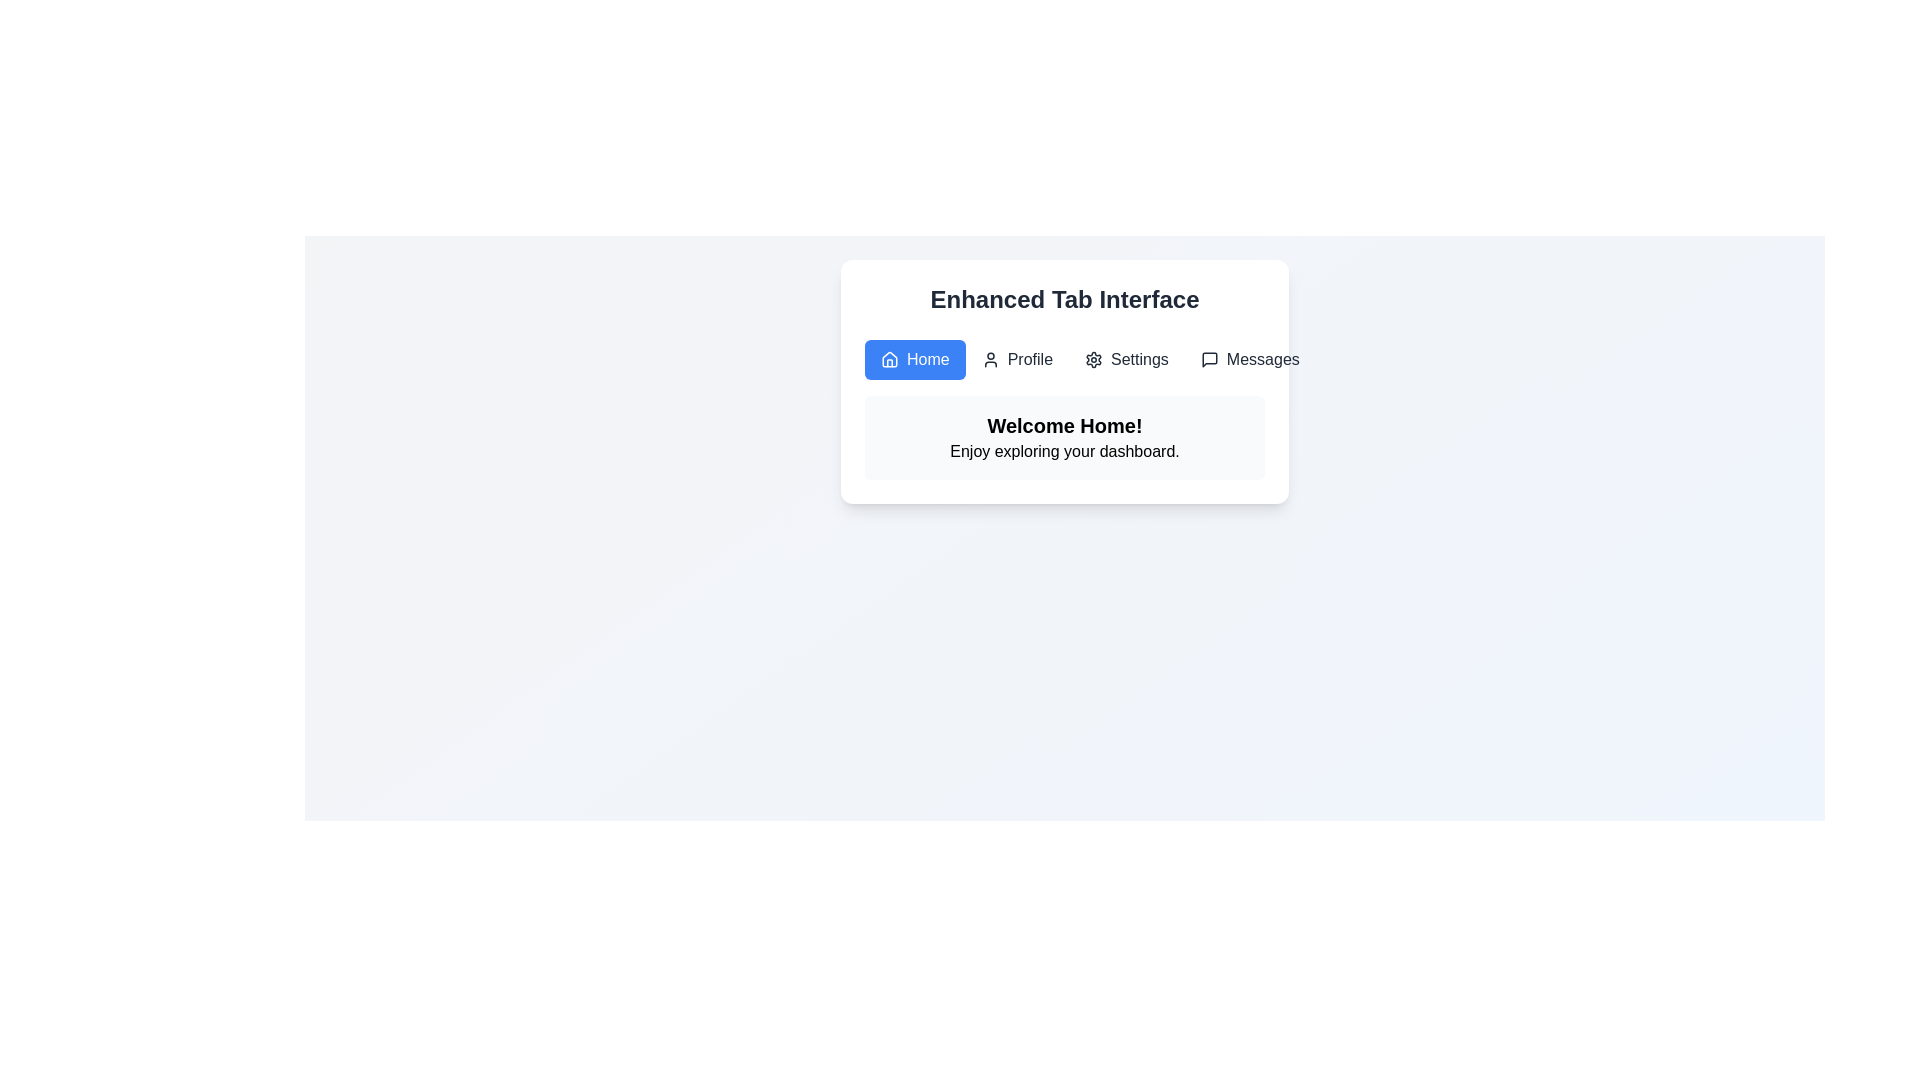  Describe the element at coordinates (1064, 451) in the screenshot. I see `the static text label reading 'Enjoy exploring your dashboard.' which is located directly beneath the bold title 'Welcome Home!'` at that location.